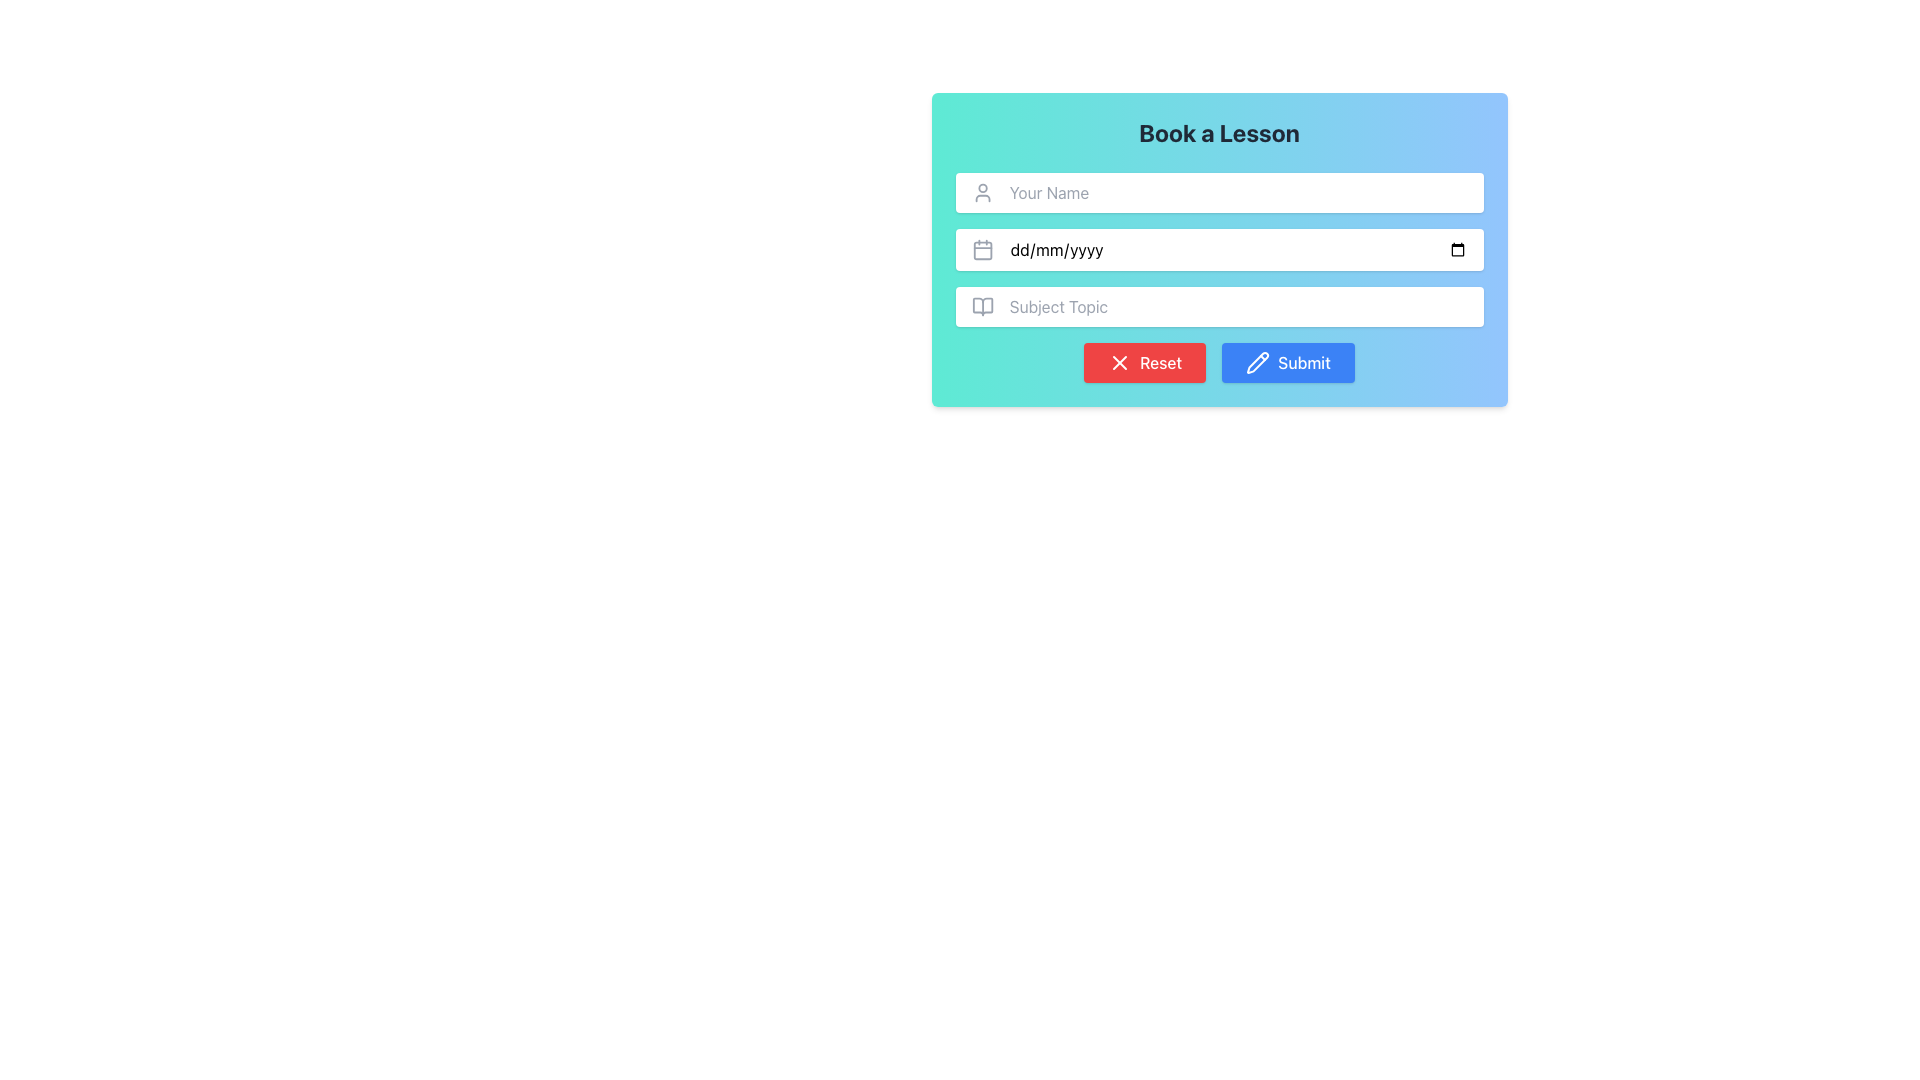  I want to click on the editing or confirmation icon located within the 'Submit' button area, which is positioned at the bottom right of the form, so click(1257, 362).